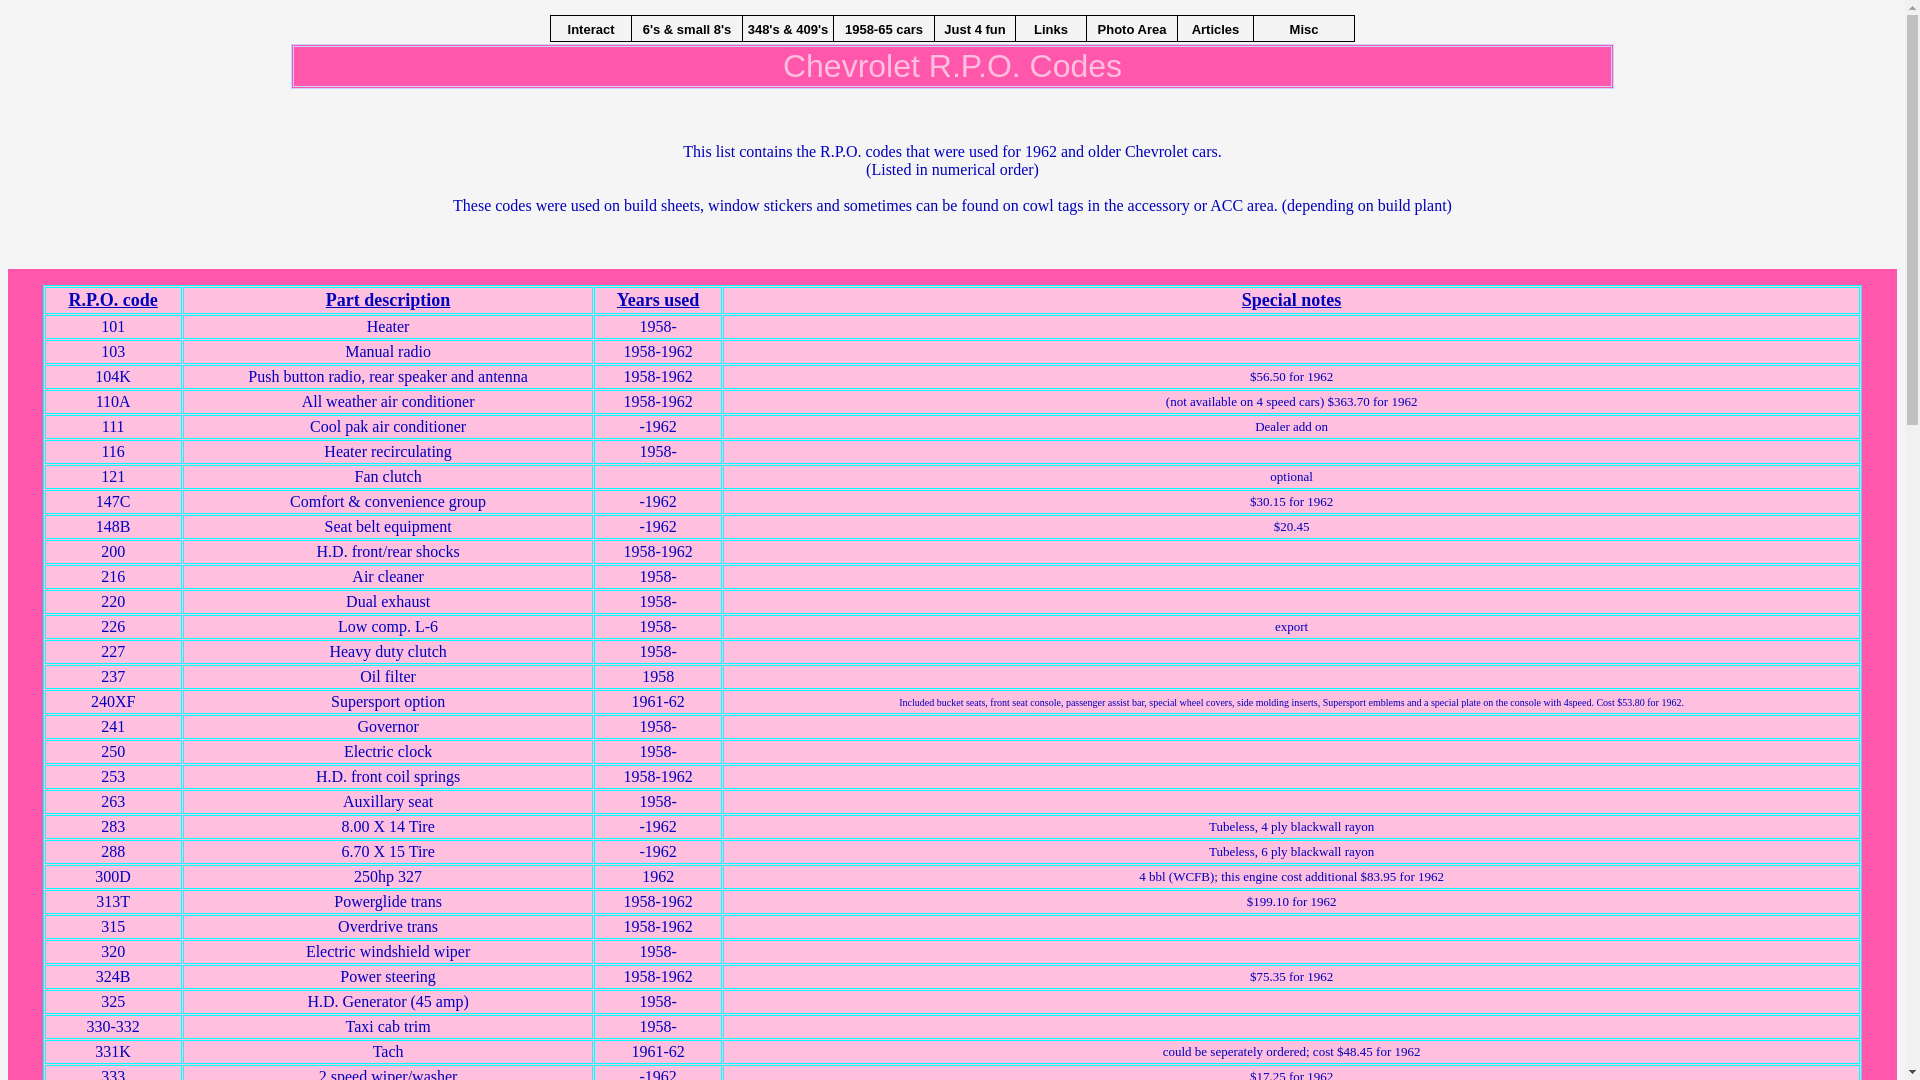 The height and width of the screenshot is (1080, 1920). I want to click on 'Misc', so click(1252, 28).